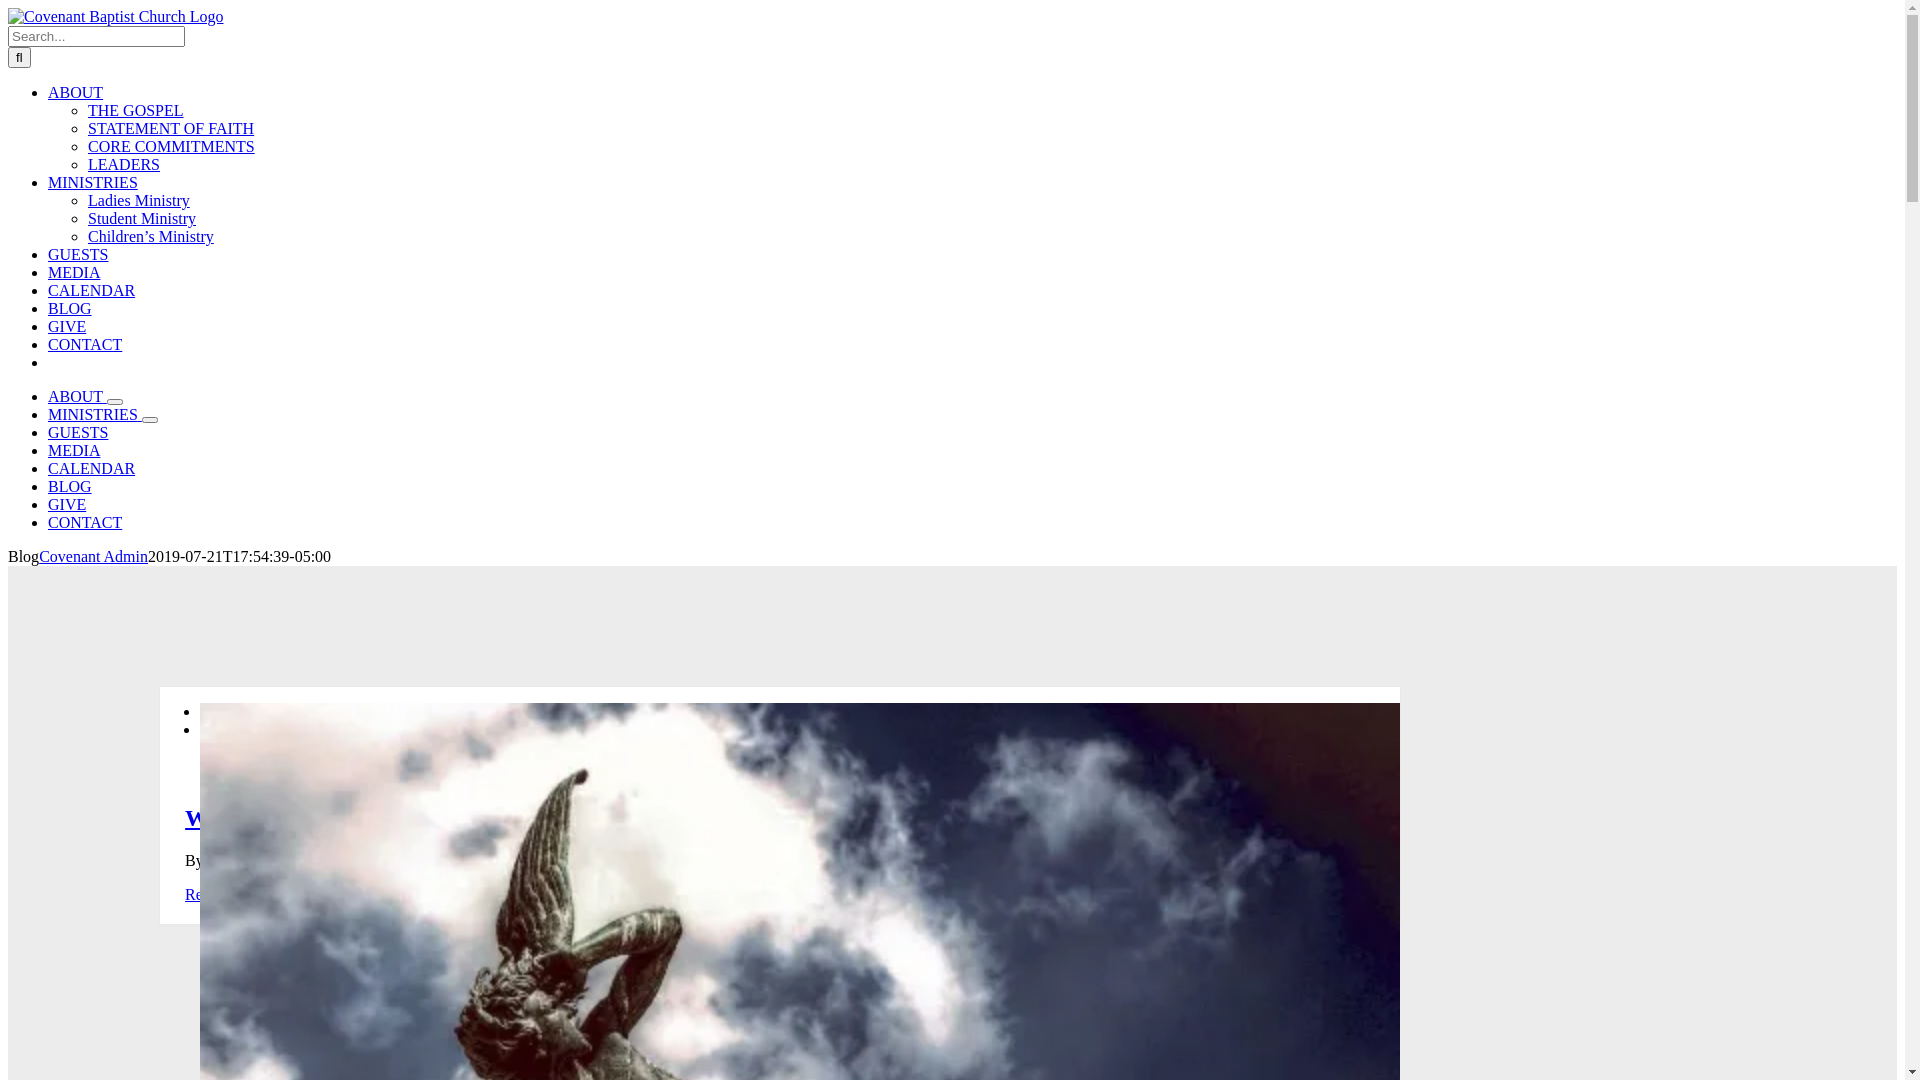  Describe the element at coordinates (73, 450) in the screenshot. I see `'MEDIA'` at that location.